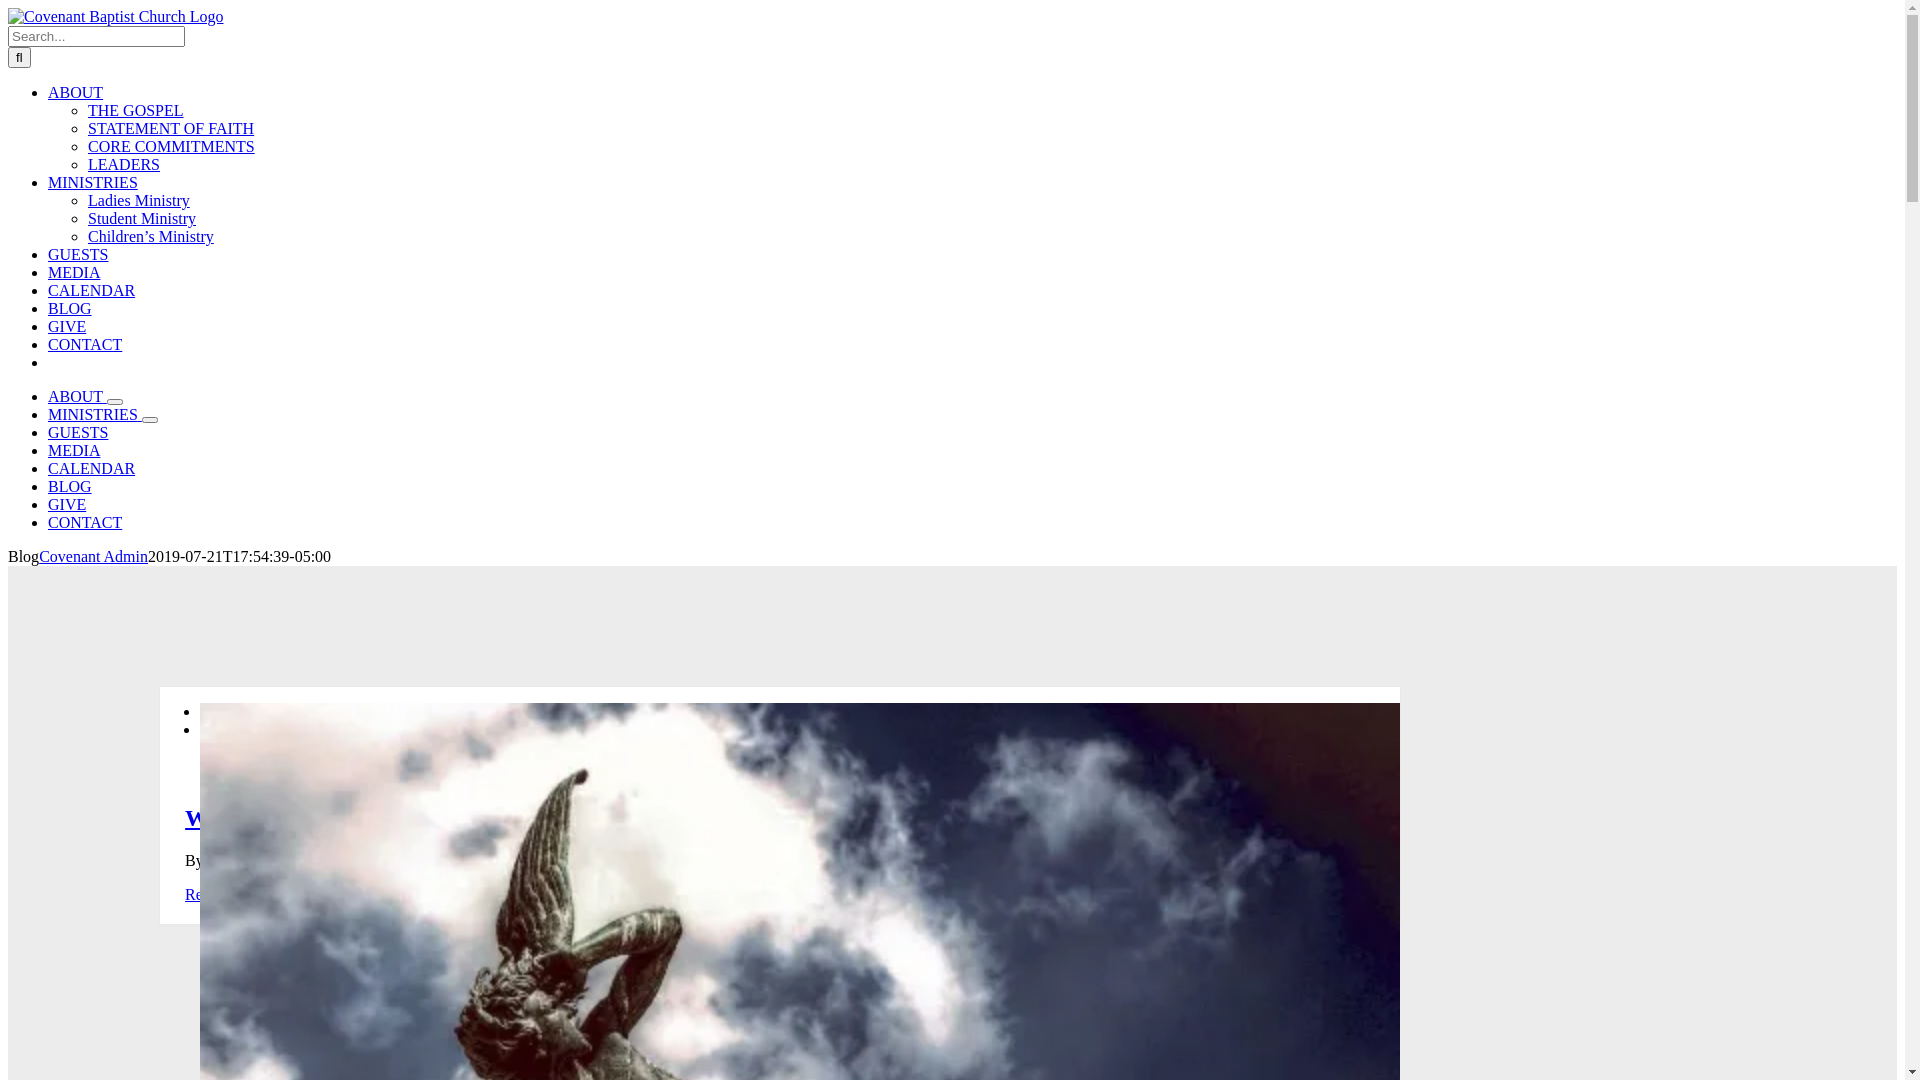  Describe the element at coordinates (73, 450) in the screenshot. I see `'MEDIA'` at that location.